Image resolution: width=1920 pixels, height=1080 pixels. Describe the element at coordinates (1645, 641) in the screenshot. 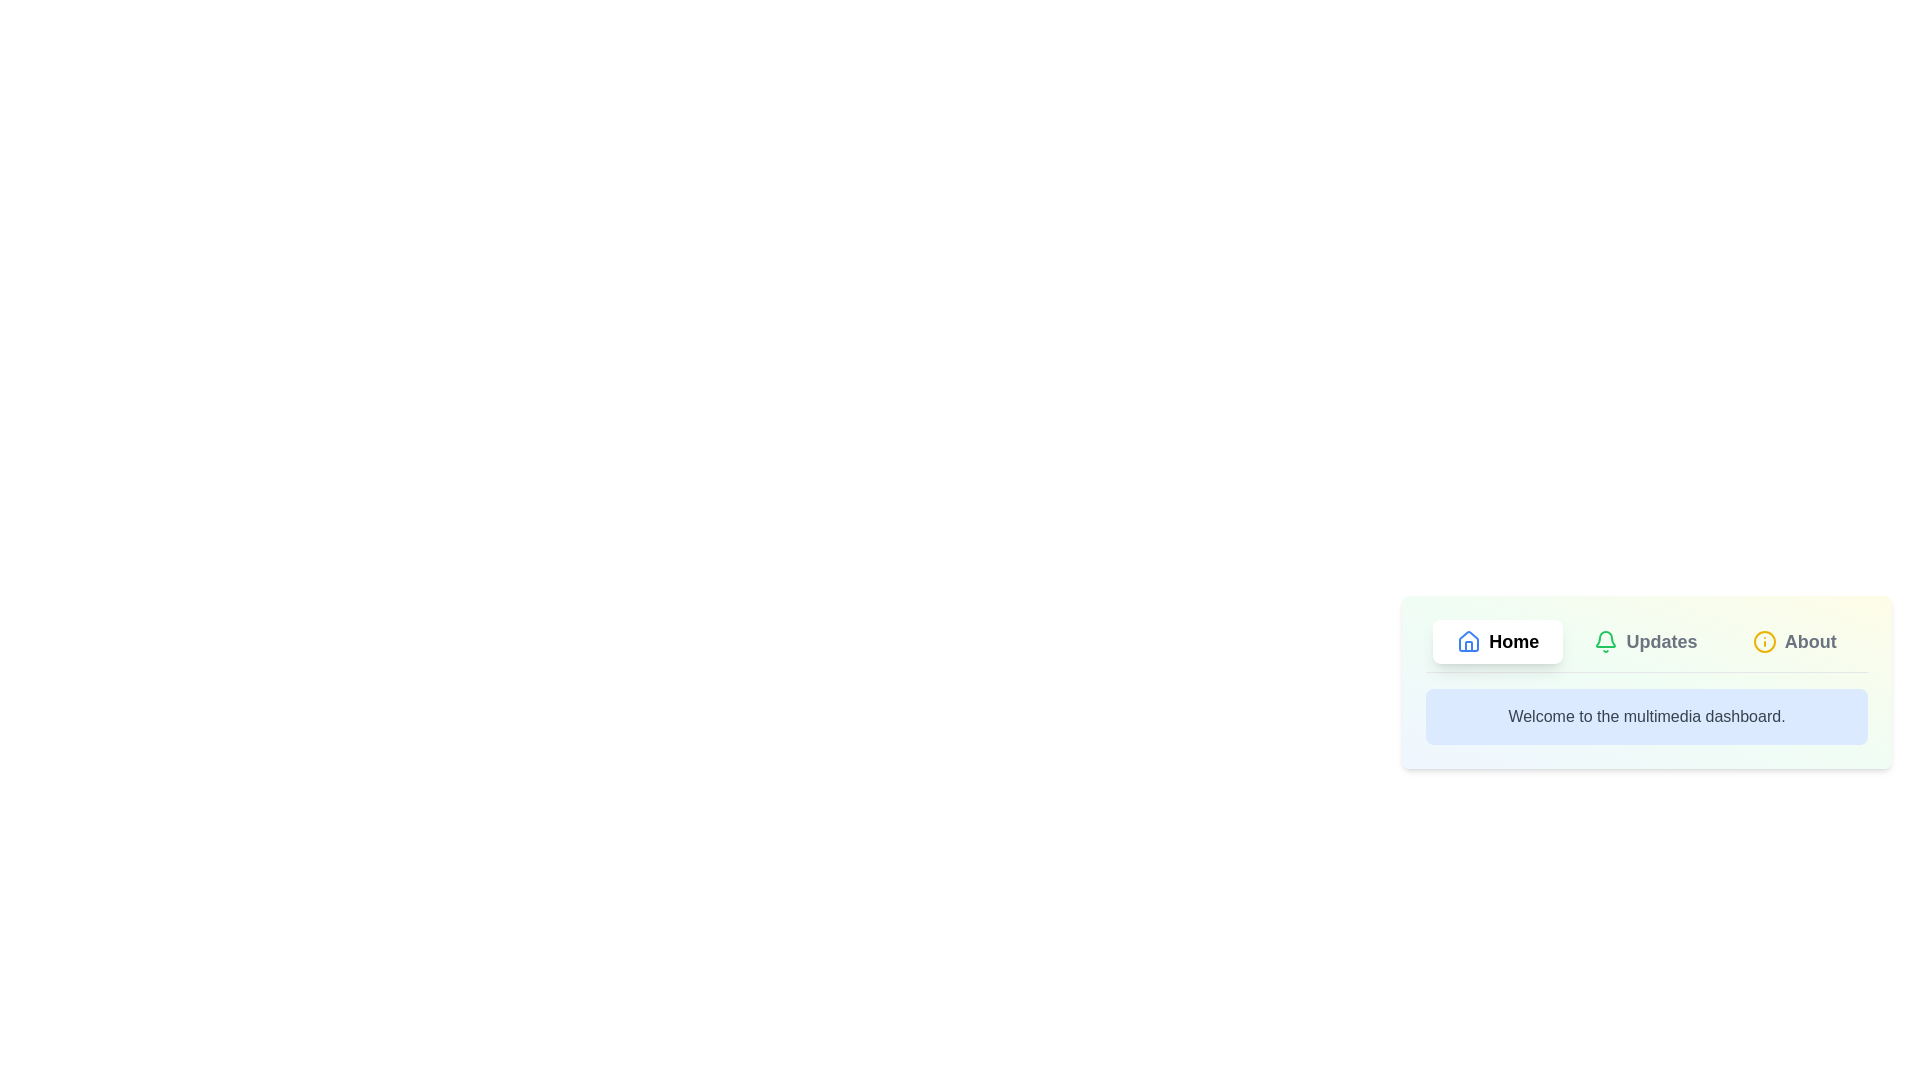

I see `the Updates tab` at that location.